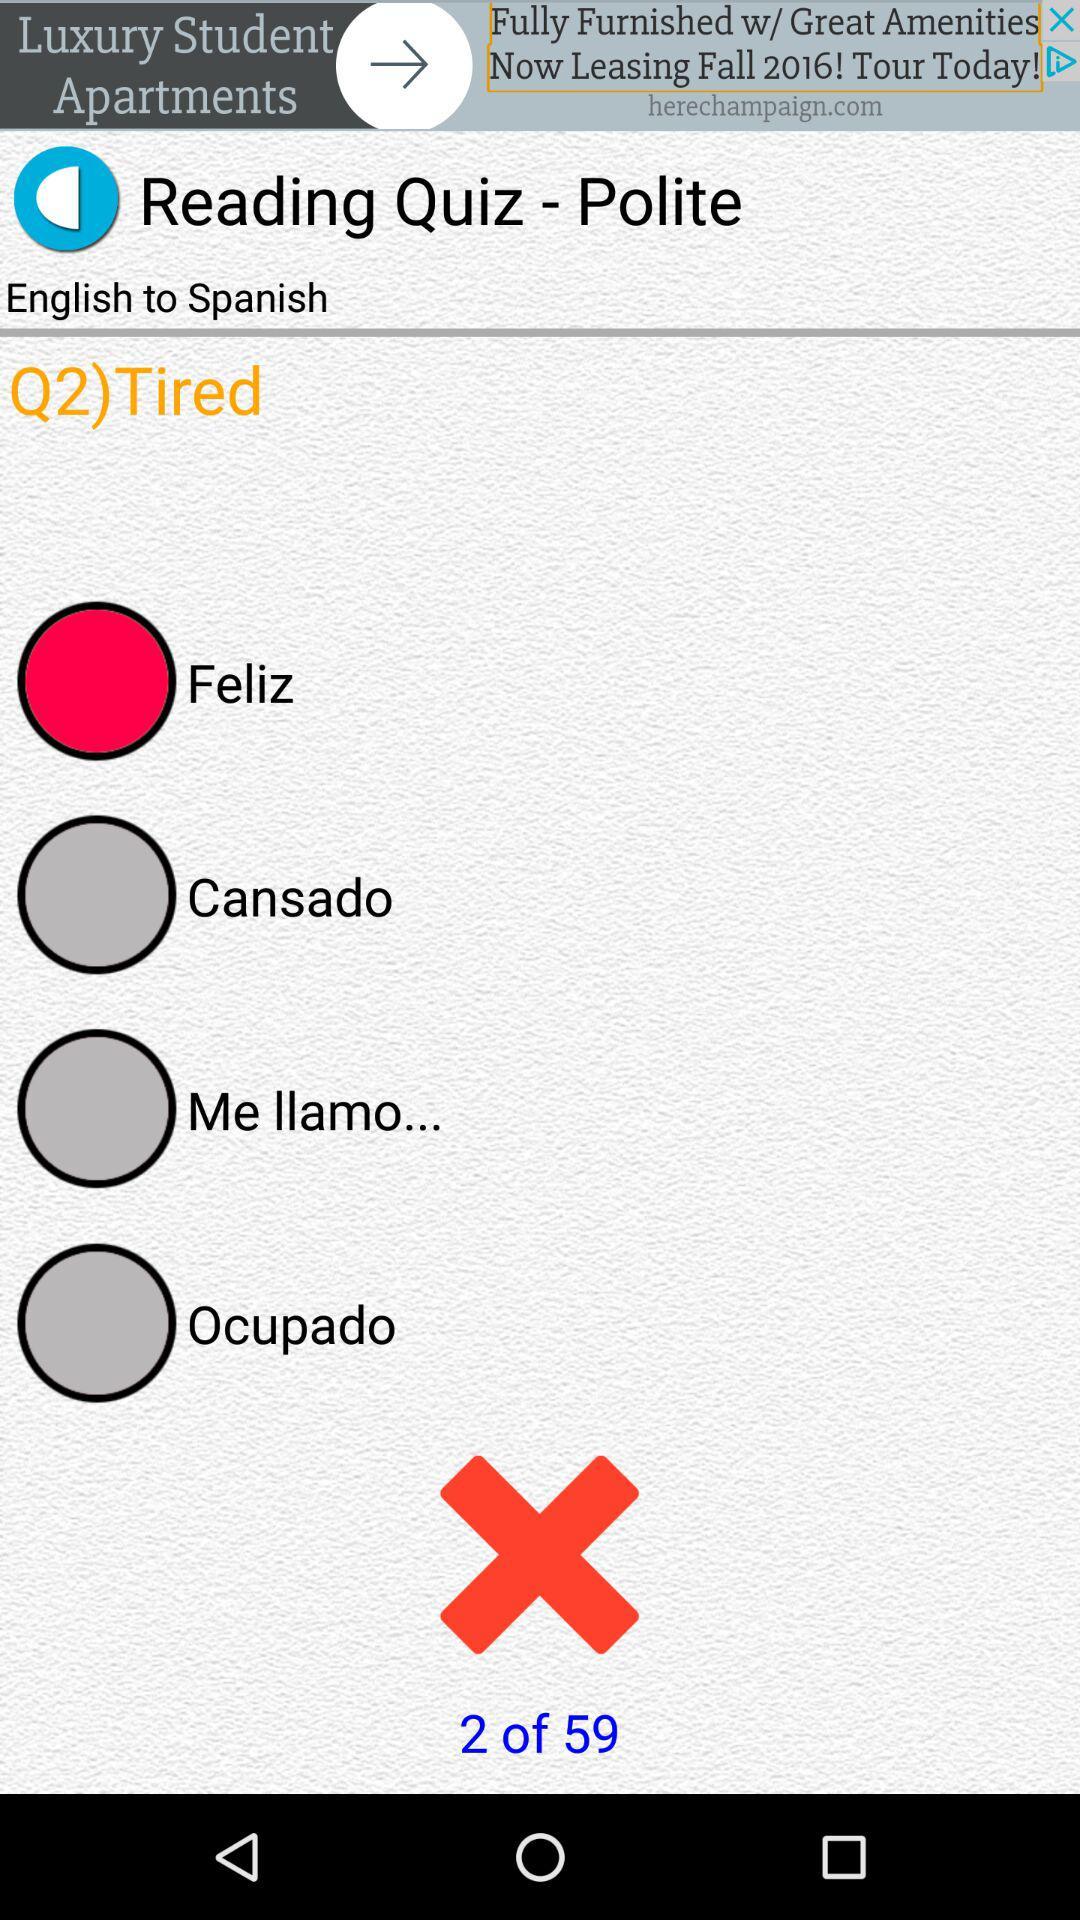 The height and width of the screenshot is (1920, 1080). What do you see at coordinates (97, 1323) in the screenshot?
I see `click ocupado` at bounding box center [97, 1323].